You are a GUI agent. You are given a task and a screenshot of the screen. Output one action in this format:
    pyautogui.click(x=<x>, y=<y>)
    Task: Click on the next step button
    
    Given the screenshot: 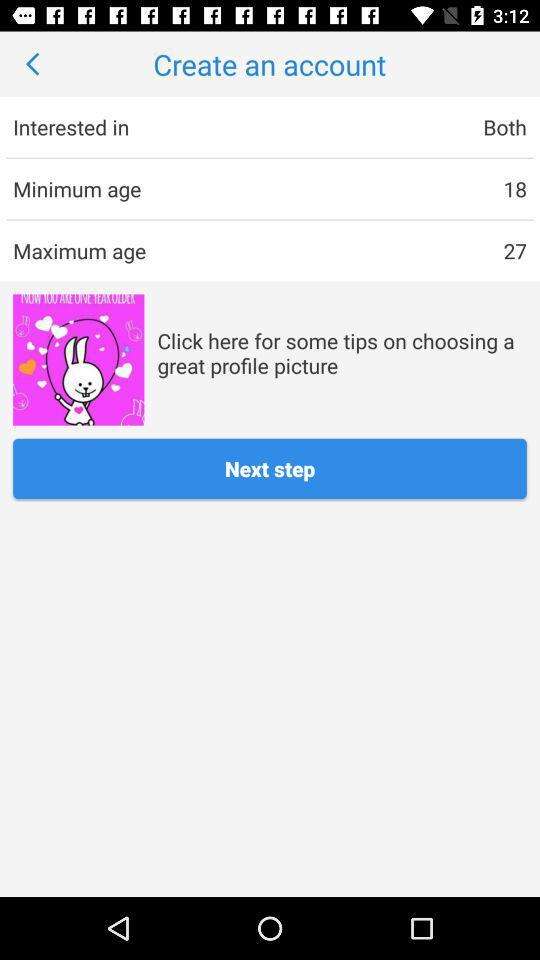 What is the action you would take?
    pyautogui.click(x=270, y=468)
    